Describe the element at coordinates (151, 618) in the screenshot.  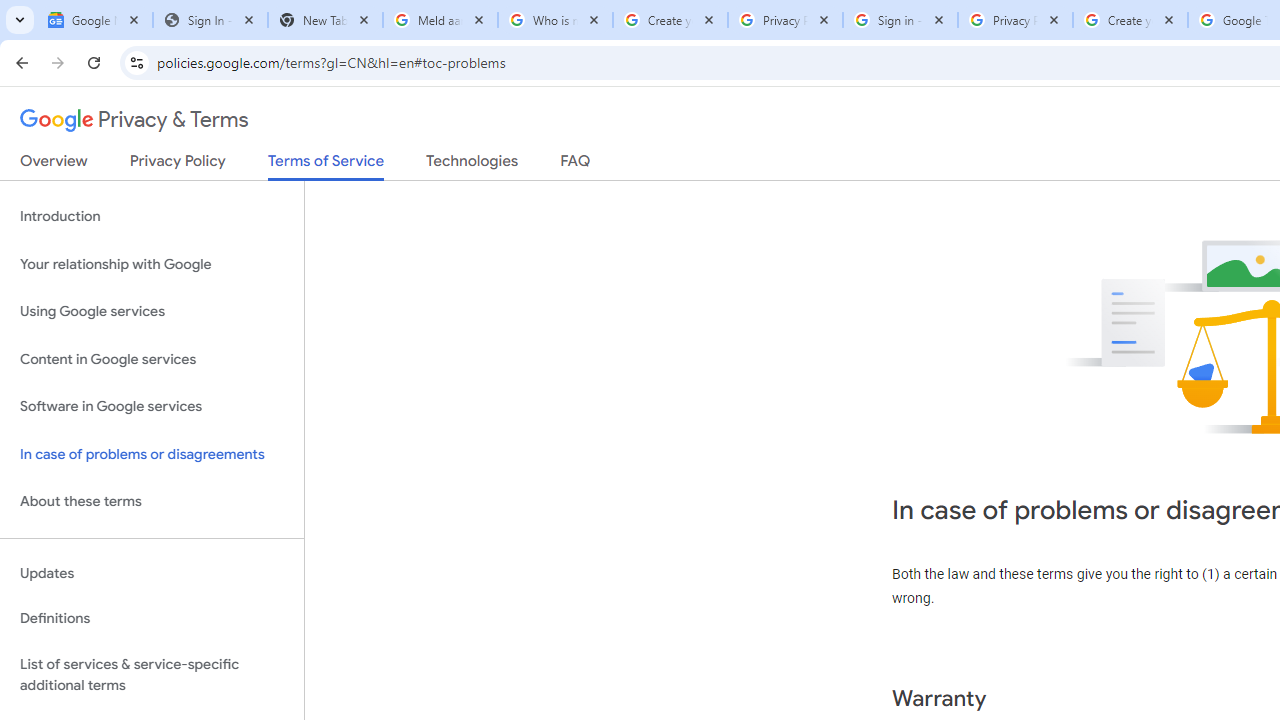
I see `'Definitions'` at that location.